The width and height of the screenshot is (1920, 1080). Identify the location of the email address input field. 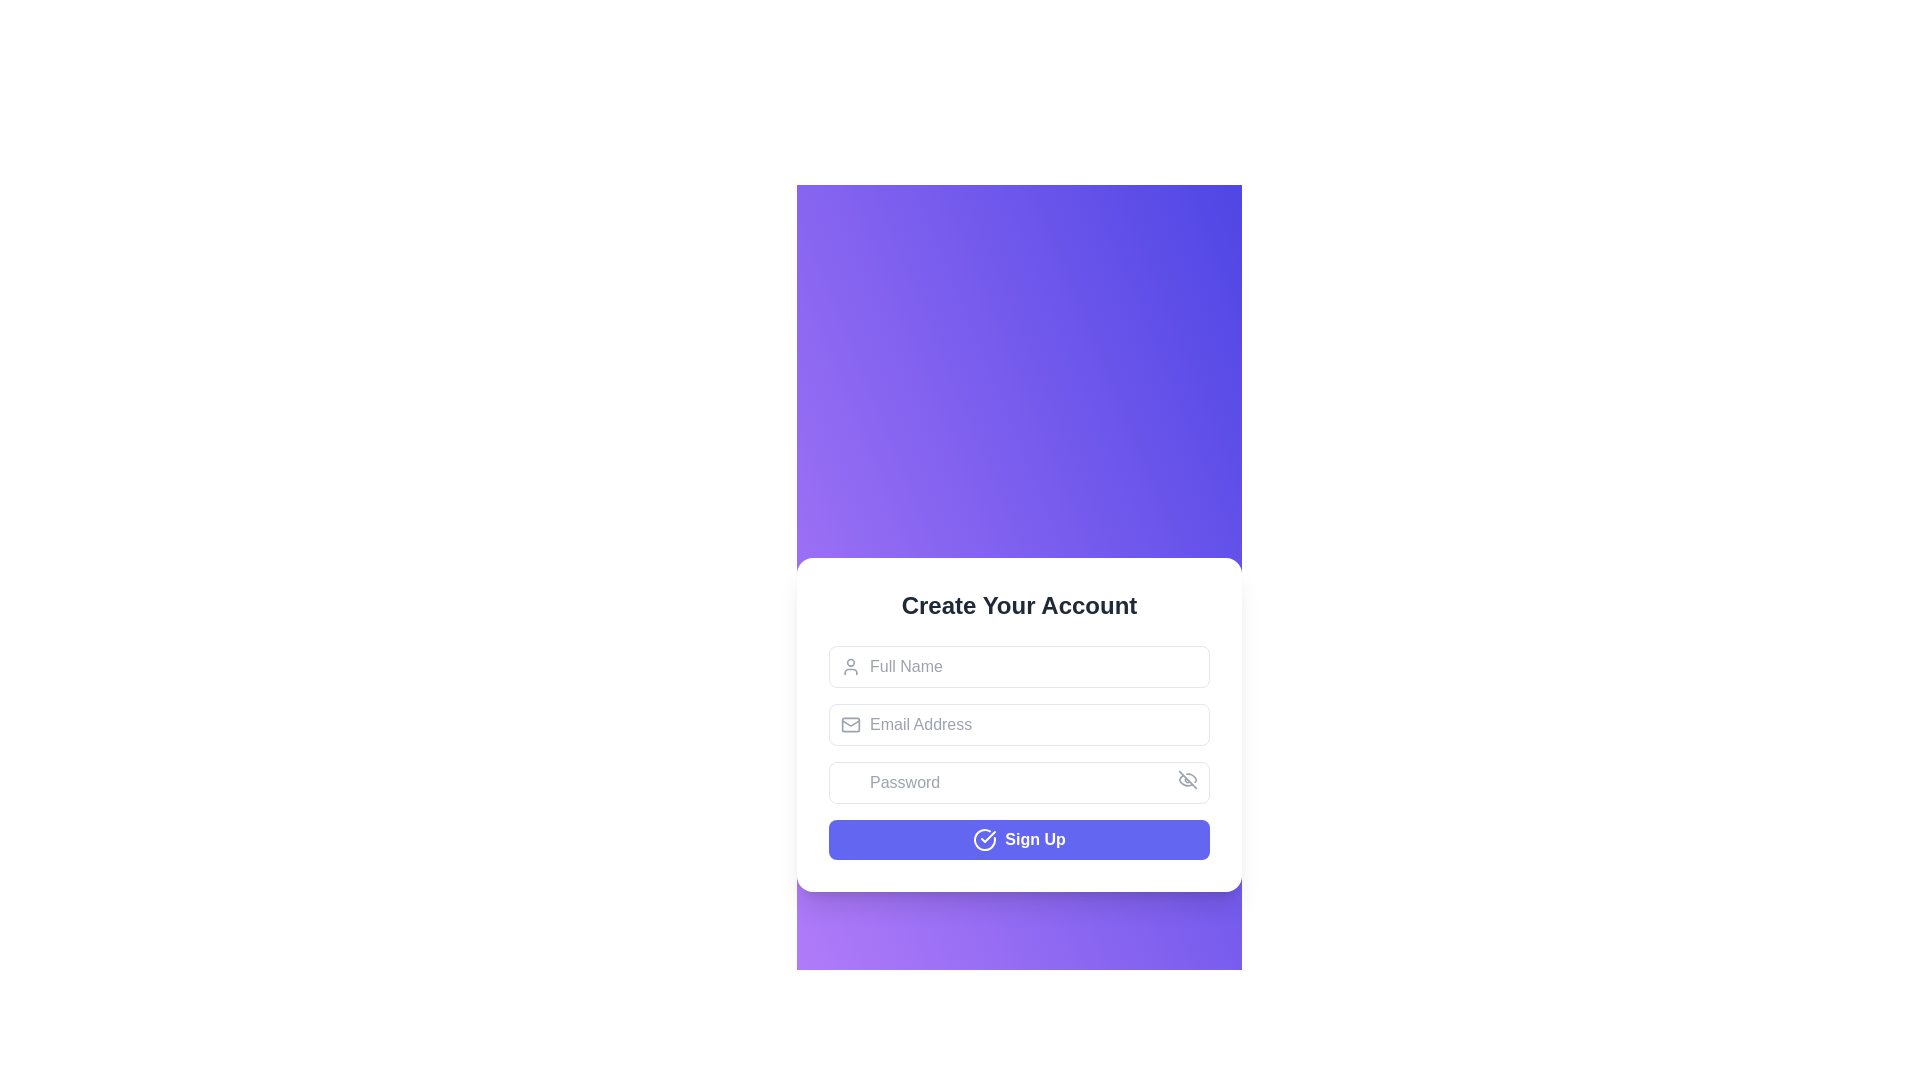
(1019, 724).